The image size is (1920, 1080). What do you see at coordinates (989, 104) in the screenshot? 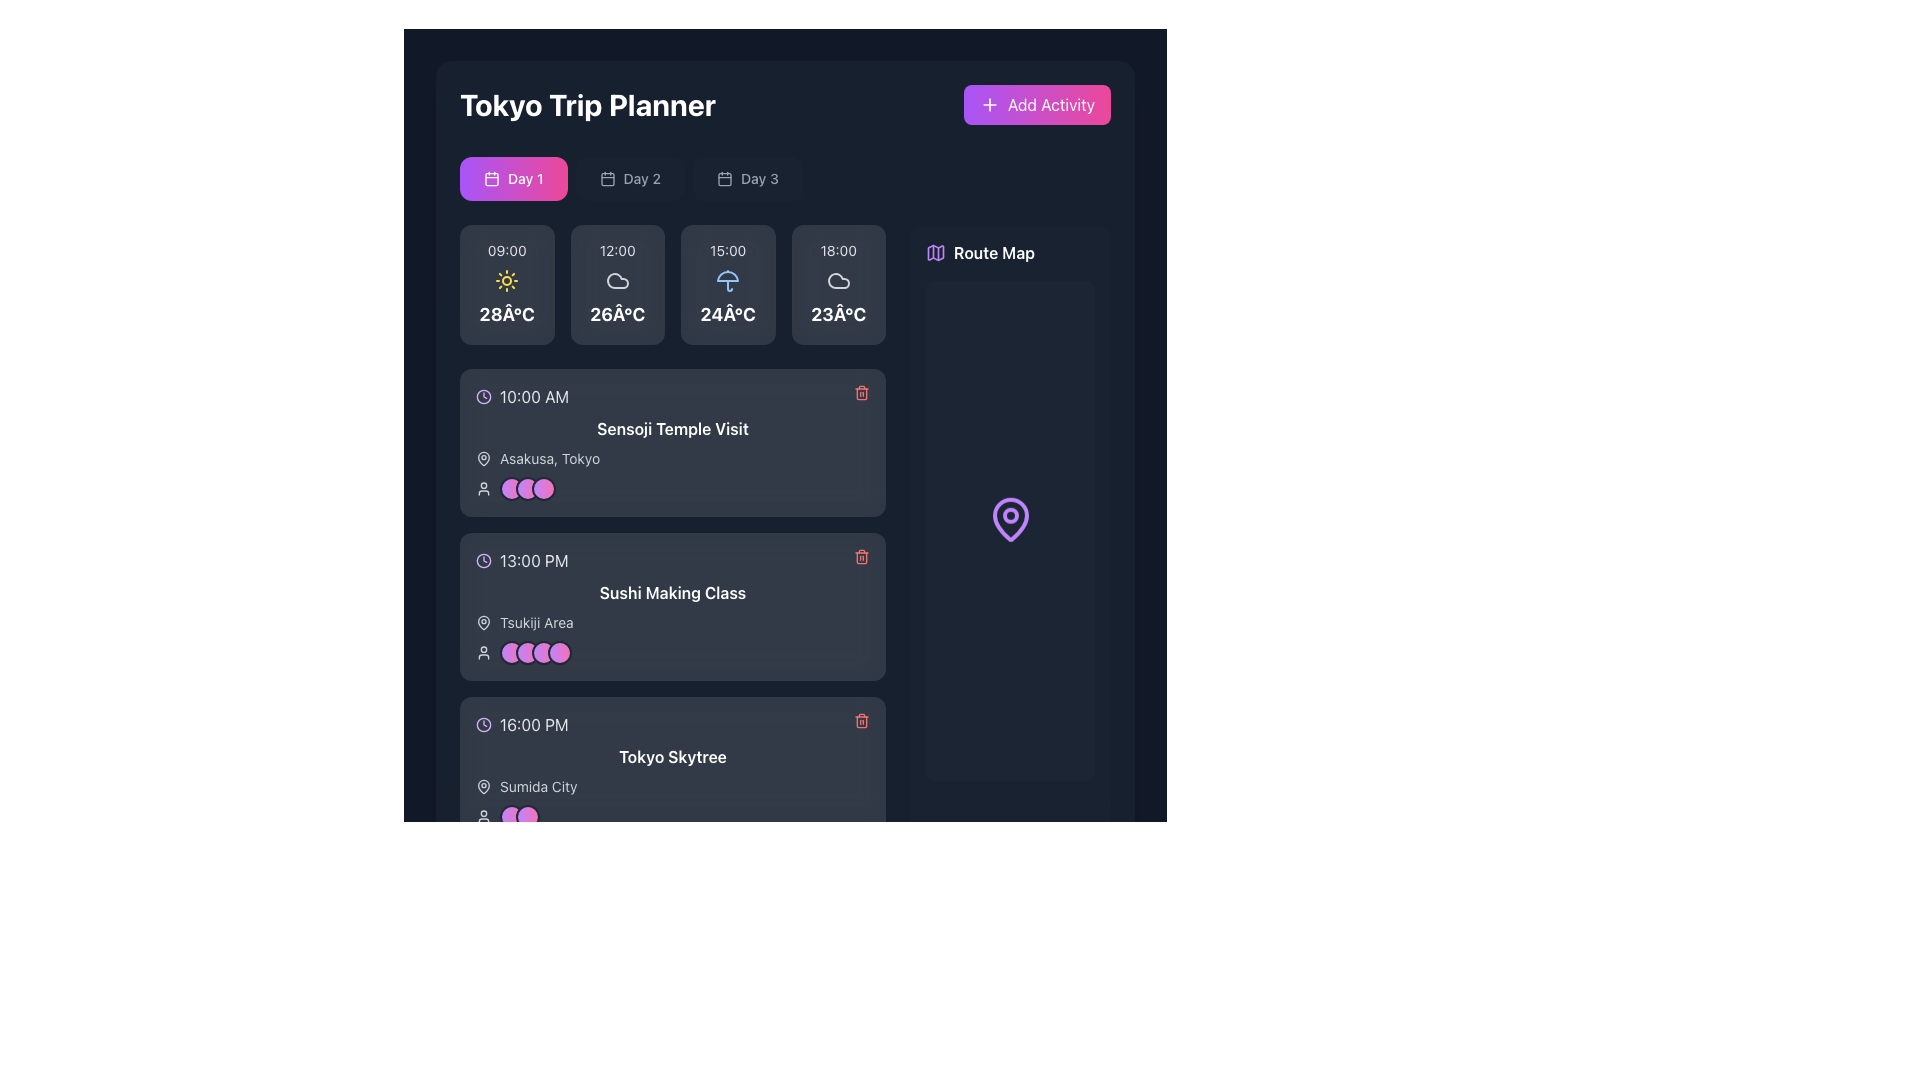
I see `the '+' icon inside the 'Add Activity' button in the 'Tokyo Trip Planner' section` at bounding box center [989, 104].